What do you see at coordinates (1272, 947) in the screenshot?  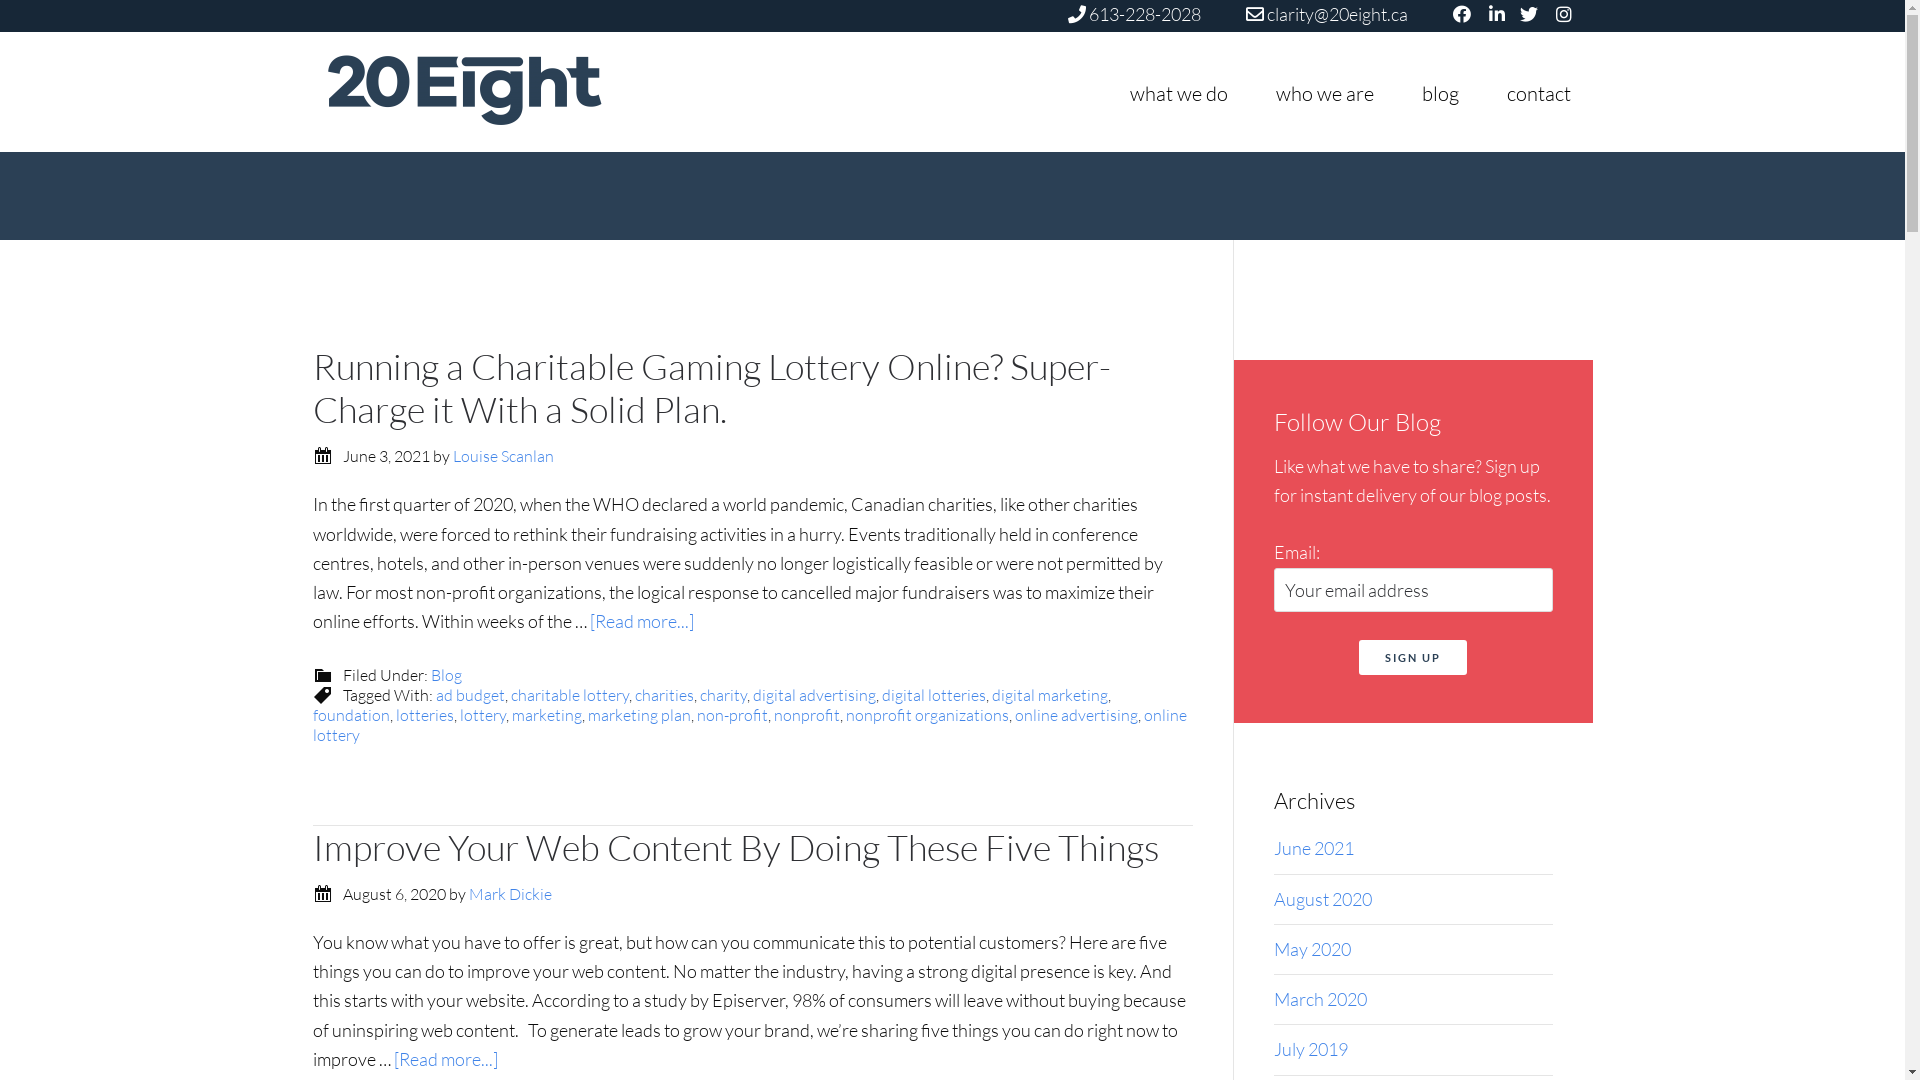 I see `'May 2020'` at bounding box center [1272, 947].